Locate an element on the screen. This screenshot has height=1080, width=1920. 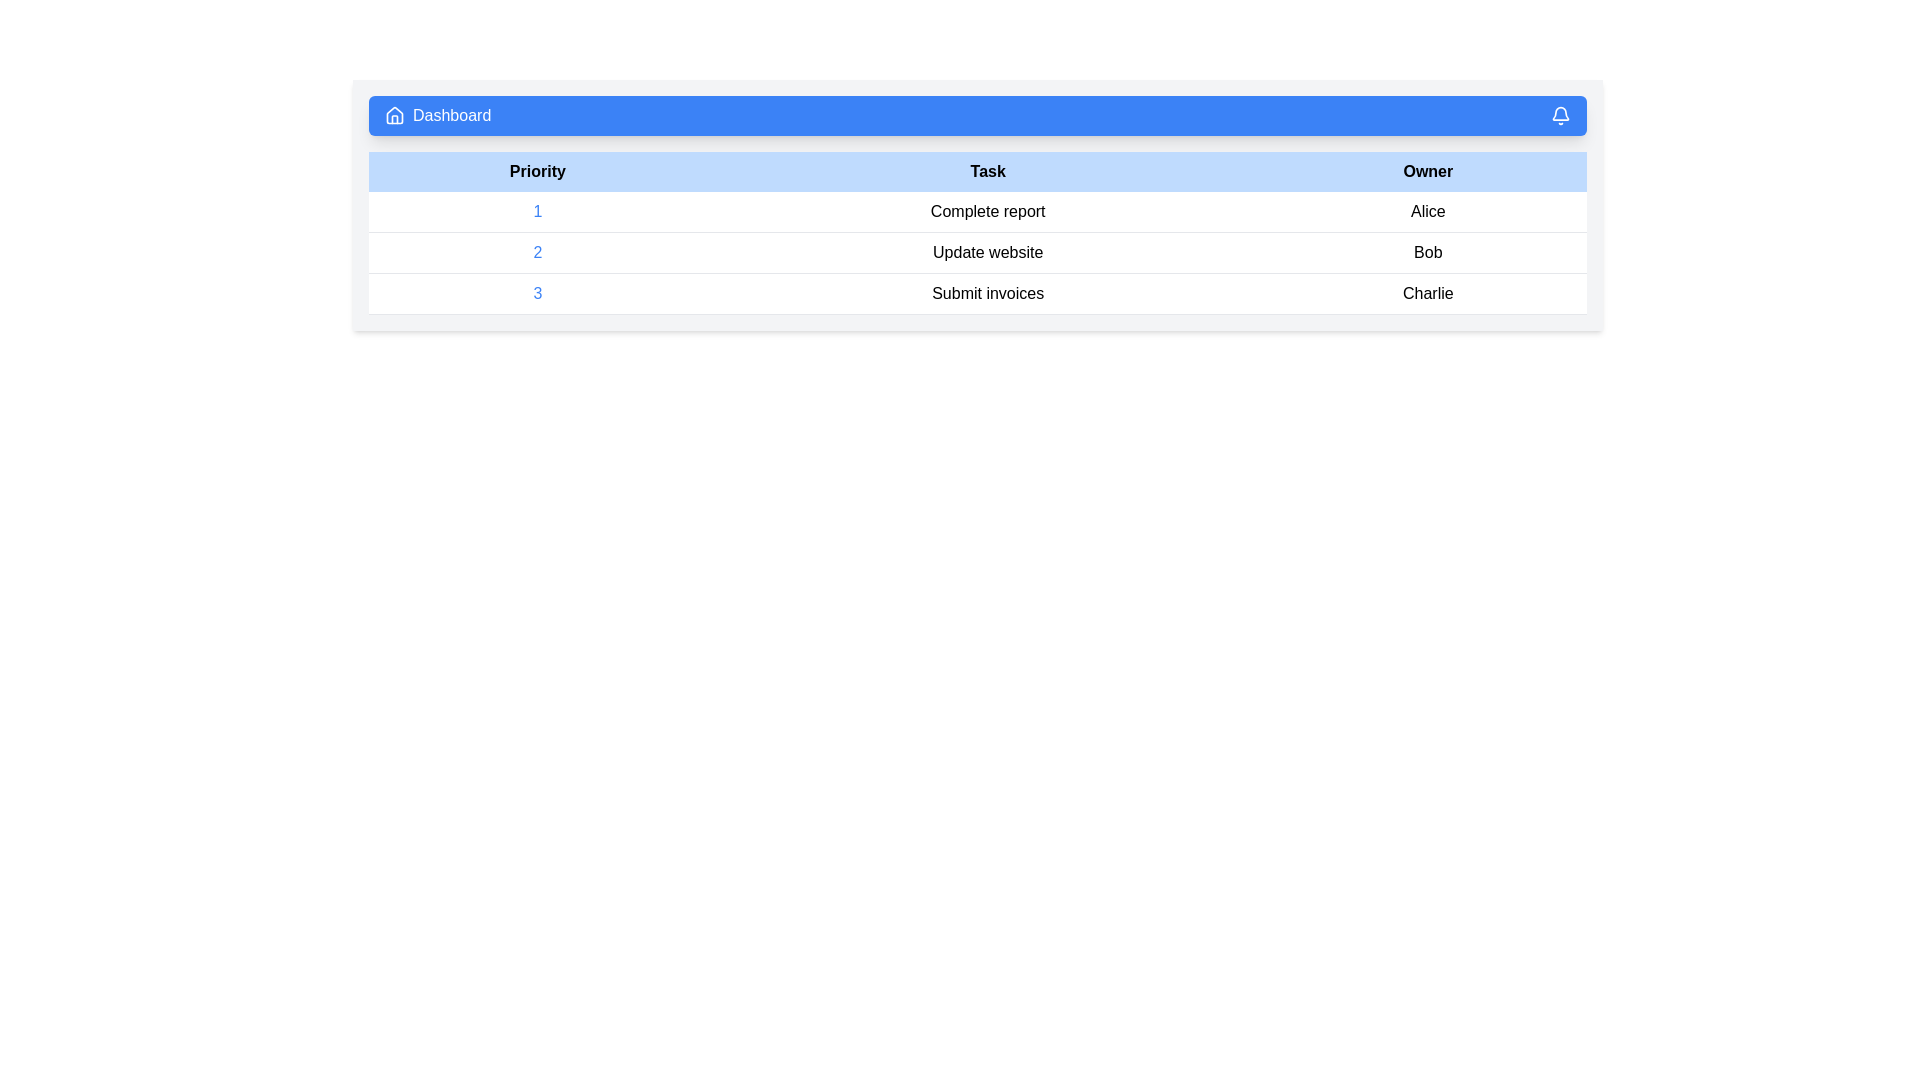
the task is located at coordinates (978, 212).